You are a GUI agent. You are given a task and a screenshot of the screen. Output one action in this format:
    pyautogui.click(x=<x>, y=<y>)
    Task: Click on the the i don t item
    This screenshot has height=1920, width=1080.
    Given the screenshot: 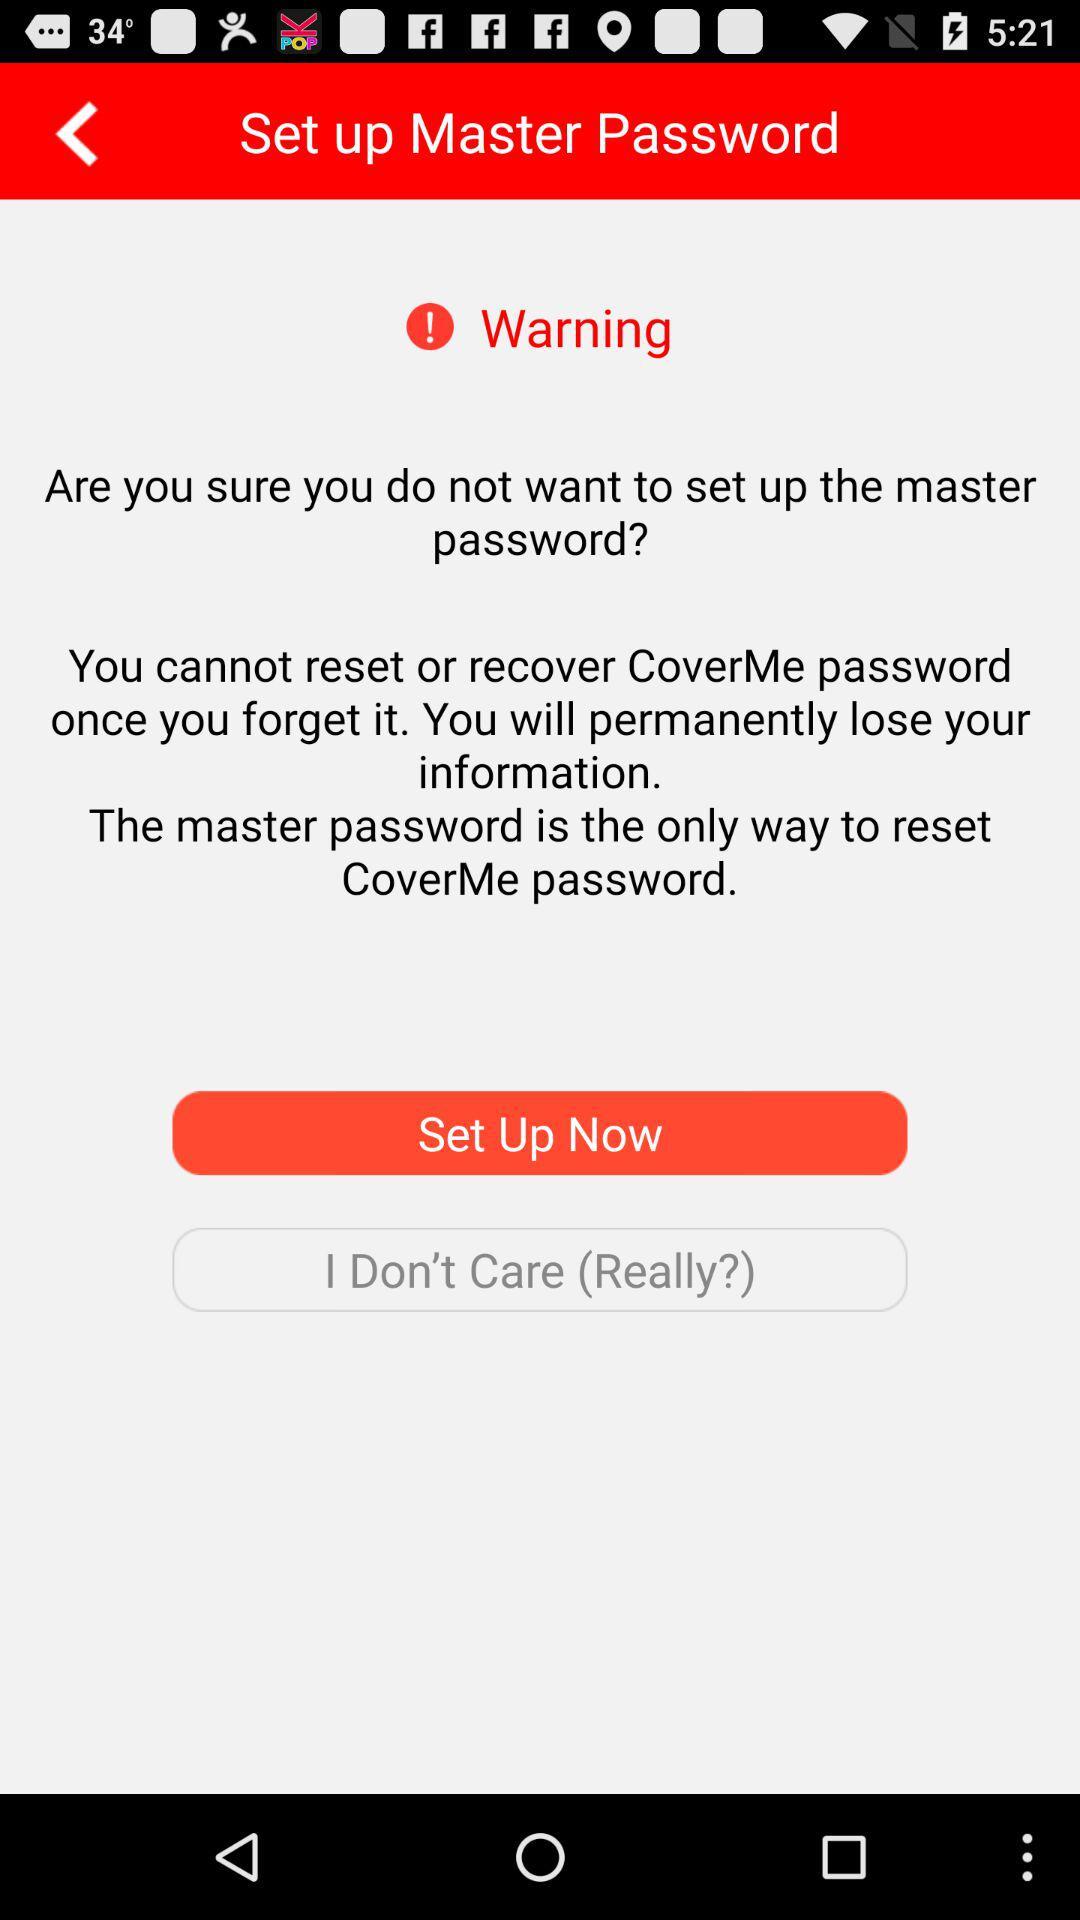 What is the action you would take?
    pyautogui.click(x=540, y=1268)
    